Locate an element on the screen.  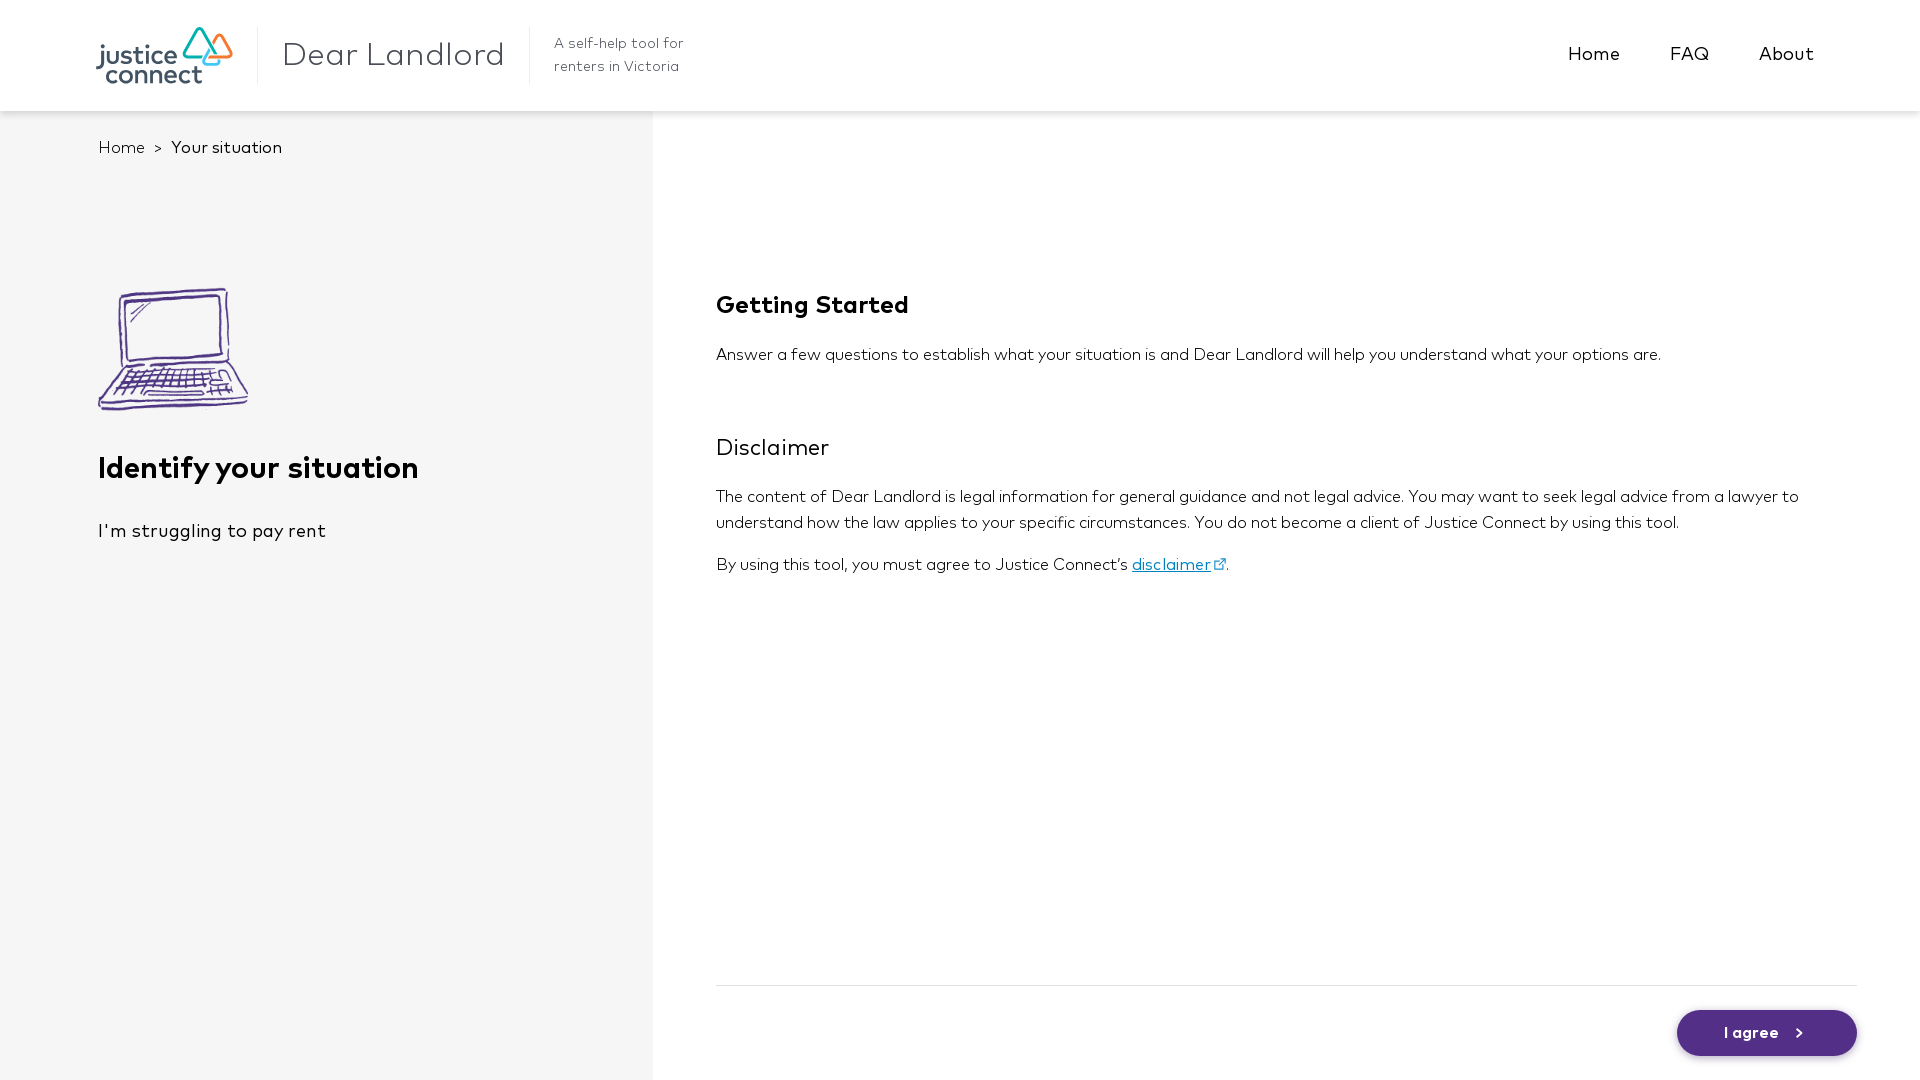
'I agree' is located at coordinates (1766, 1033).